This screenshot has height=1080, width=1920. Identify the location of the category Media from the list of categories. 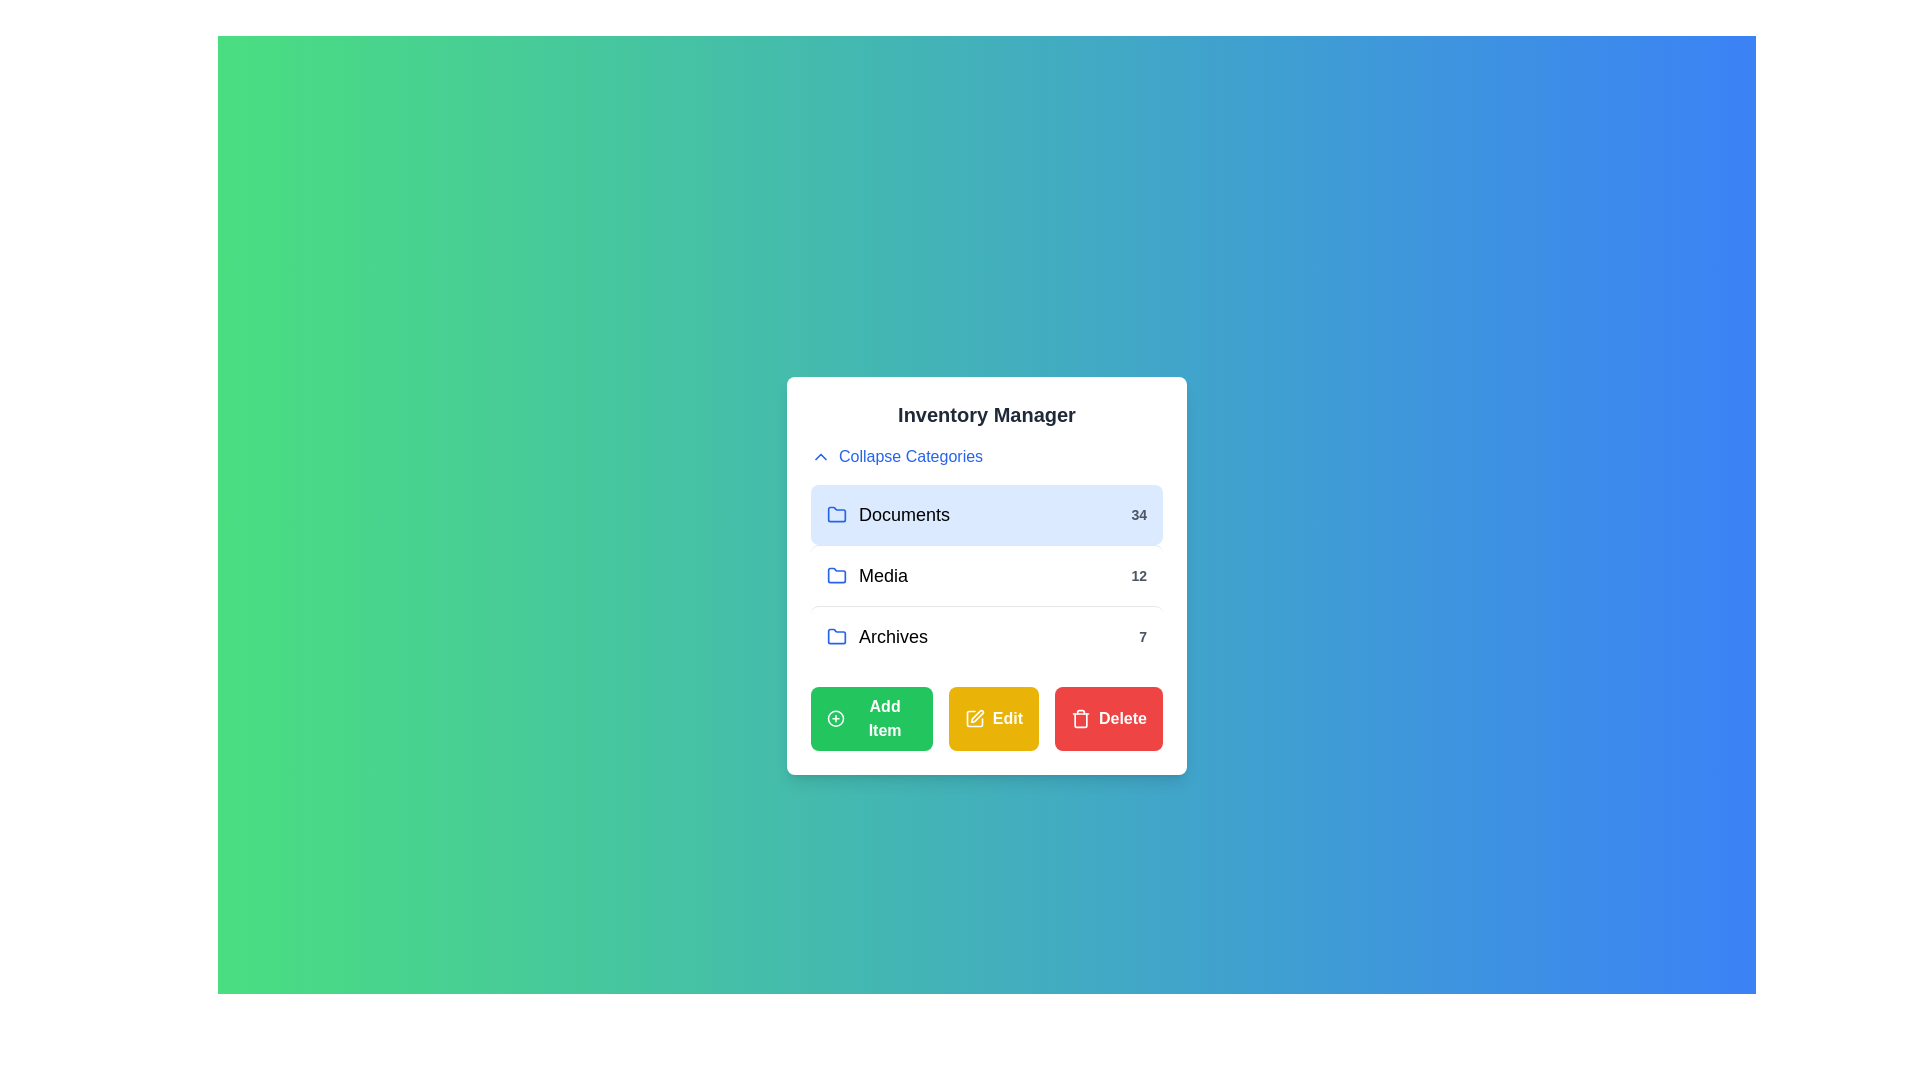
(987, 575).